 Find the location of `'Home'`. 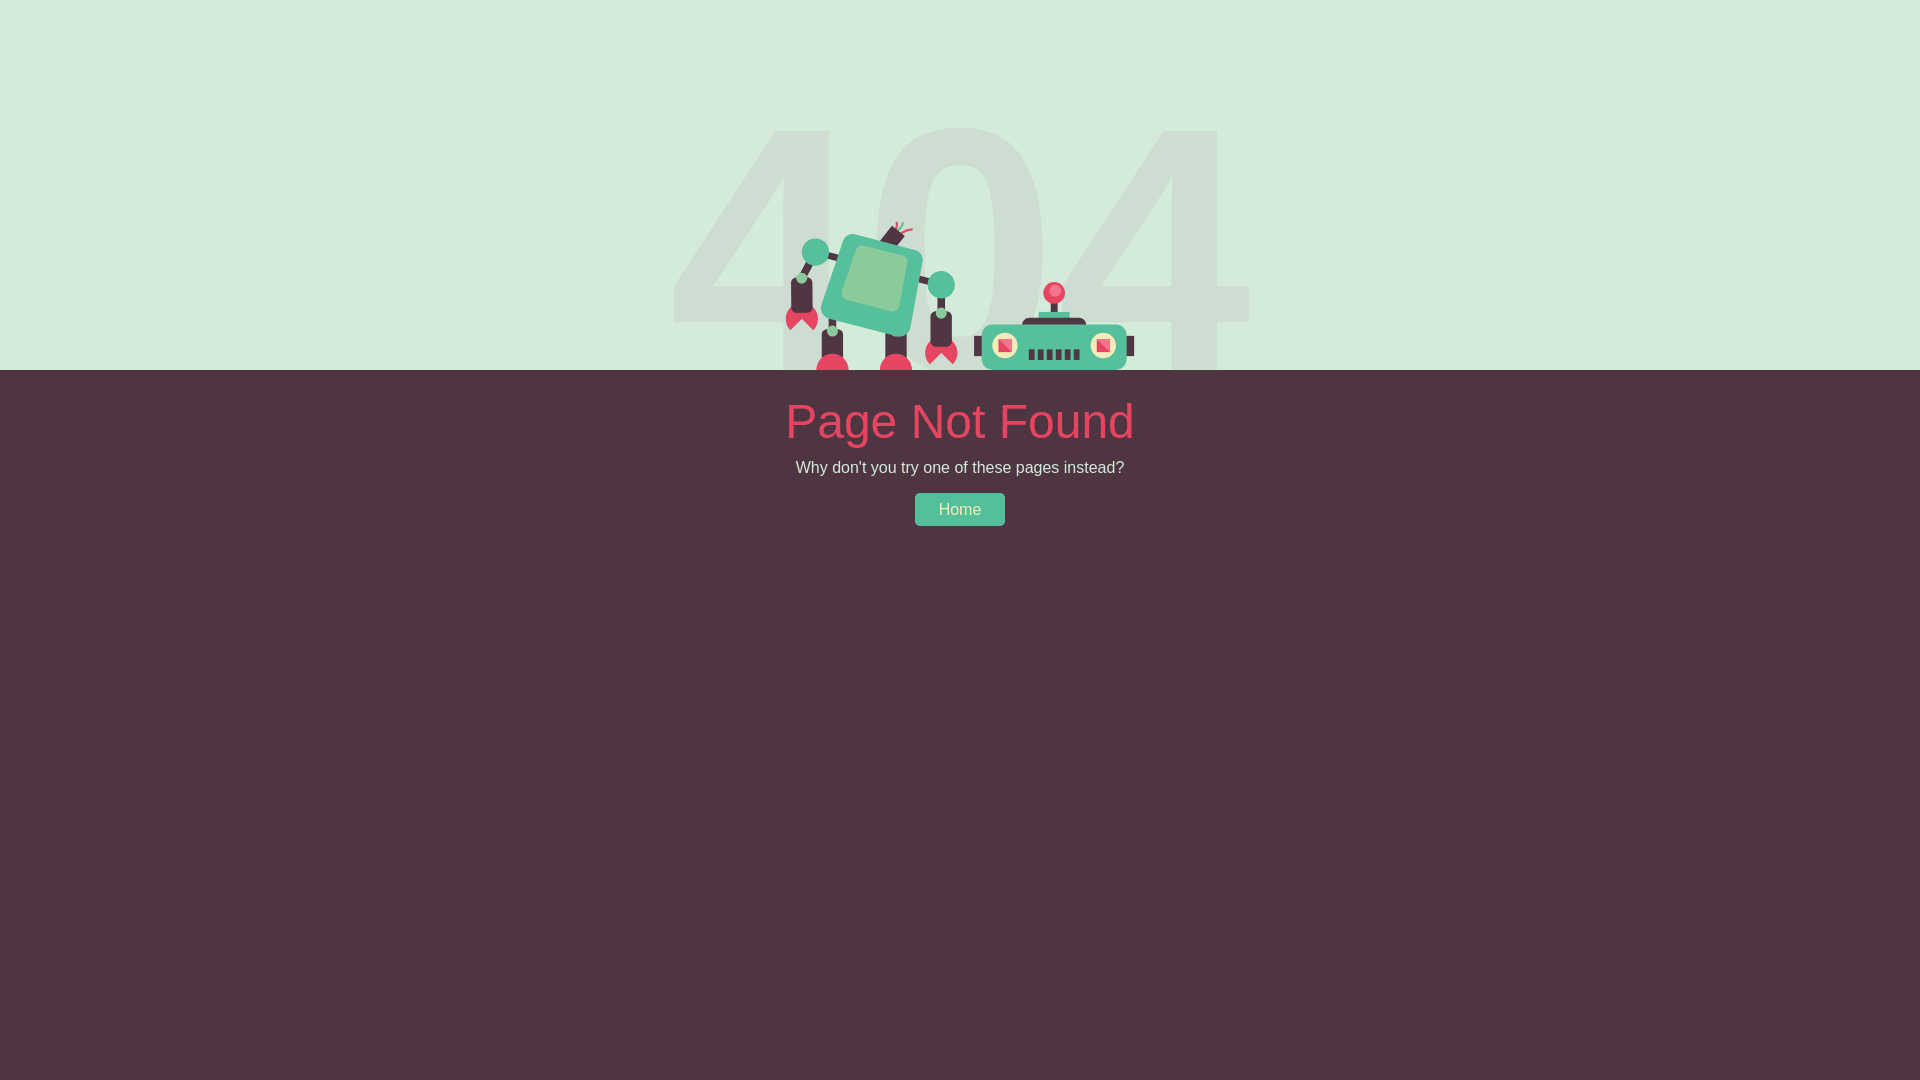

'Home' is located at coordinates (960, 508).